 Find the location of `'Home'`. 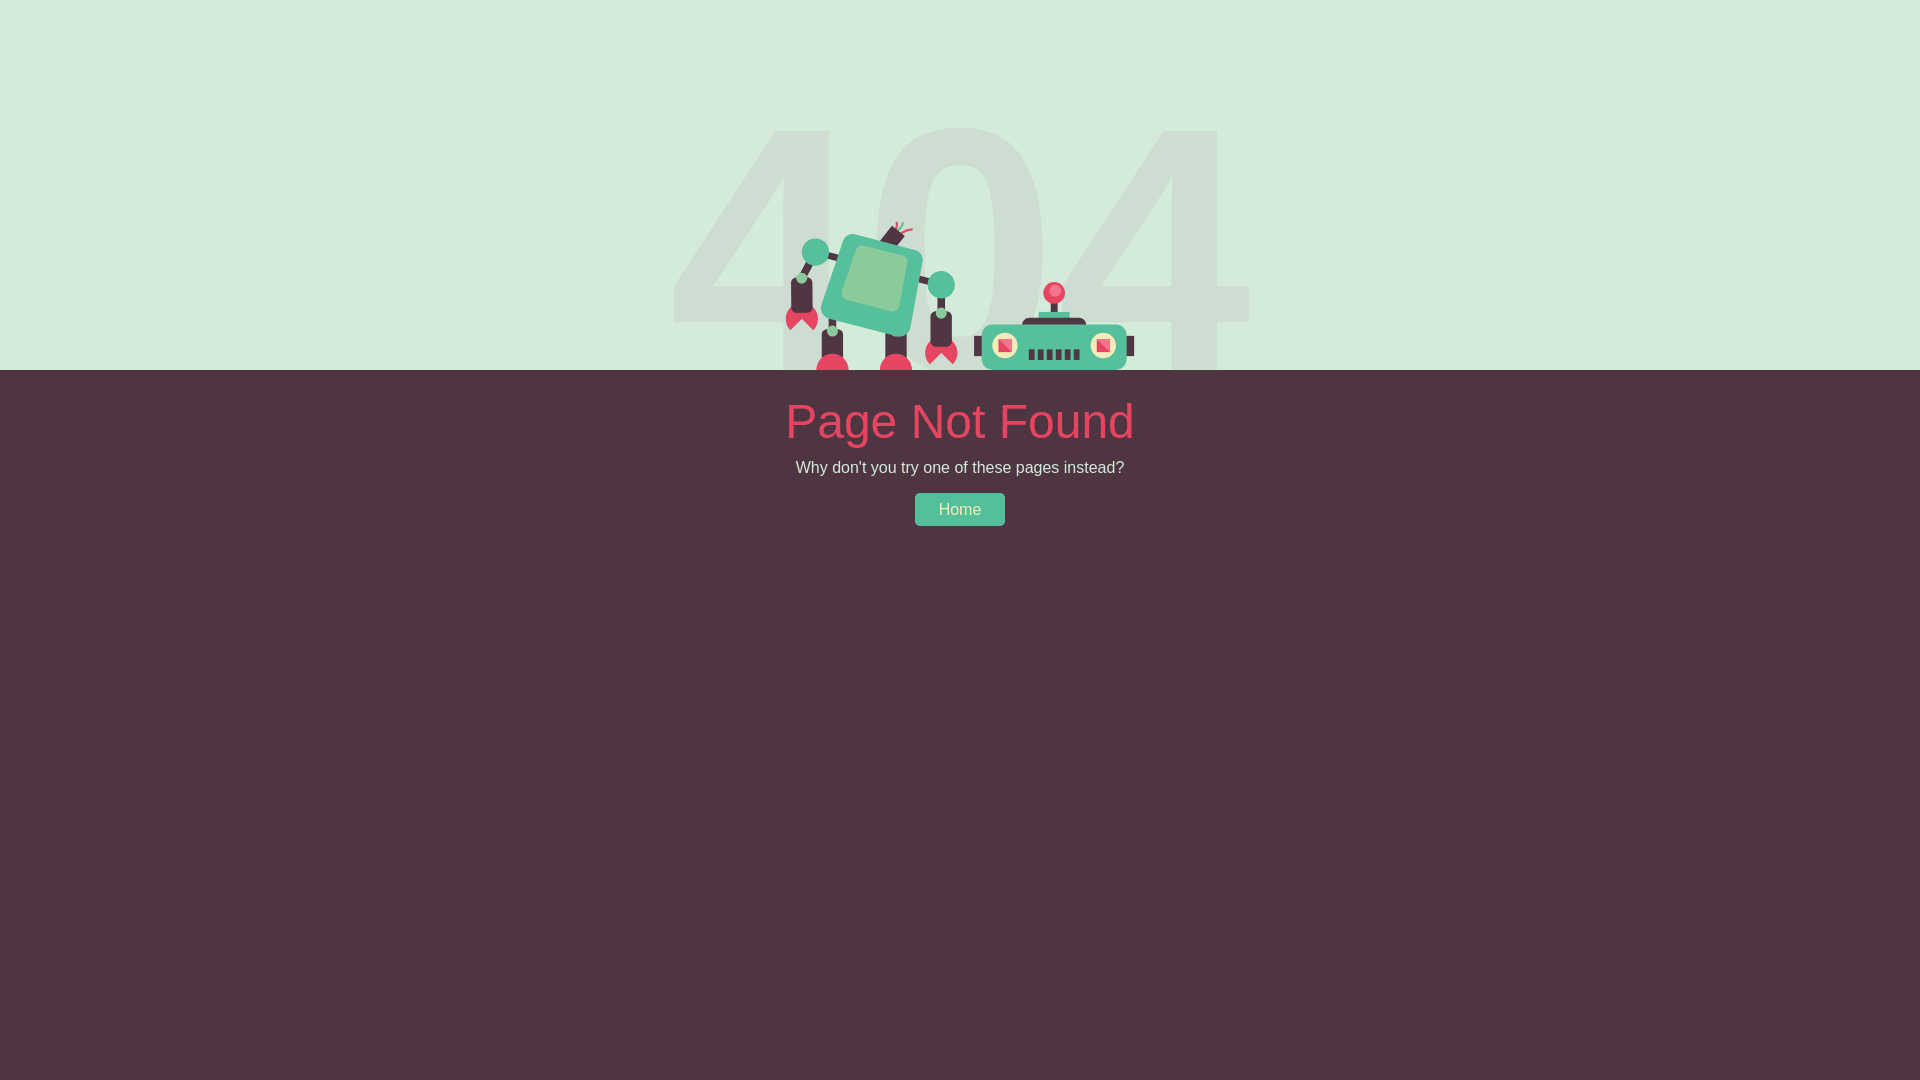

'Home' is located at coordinates (960, 508).